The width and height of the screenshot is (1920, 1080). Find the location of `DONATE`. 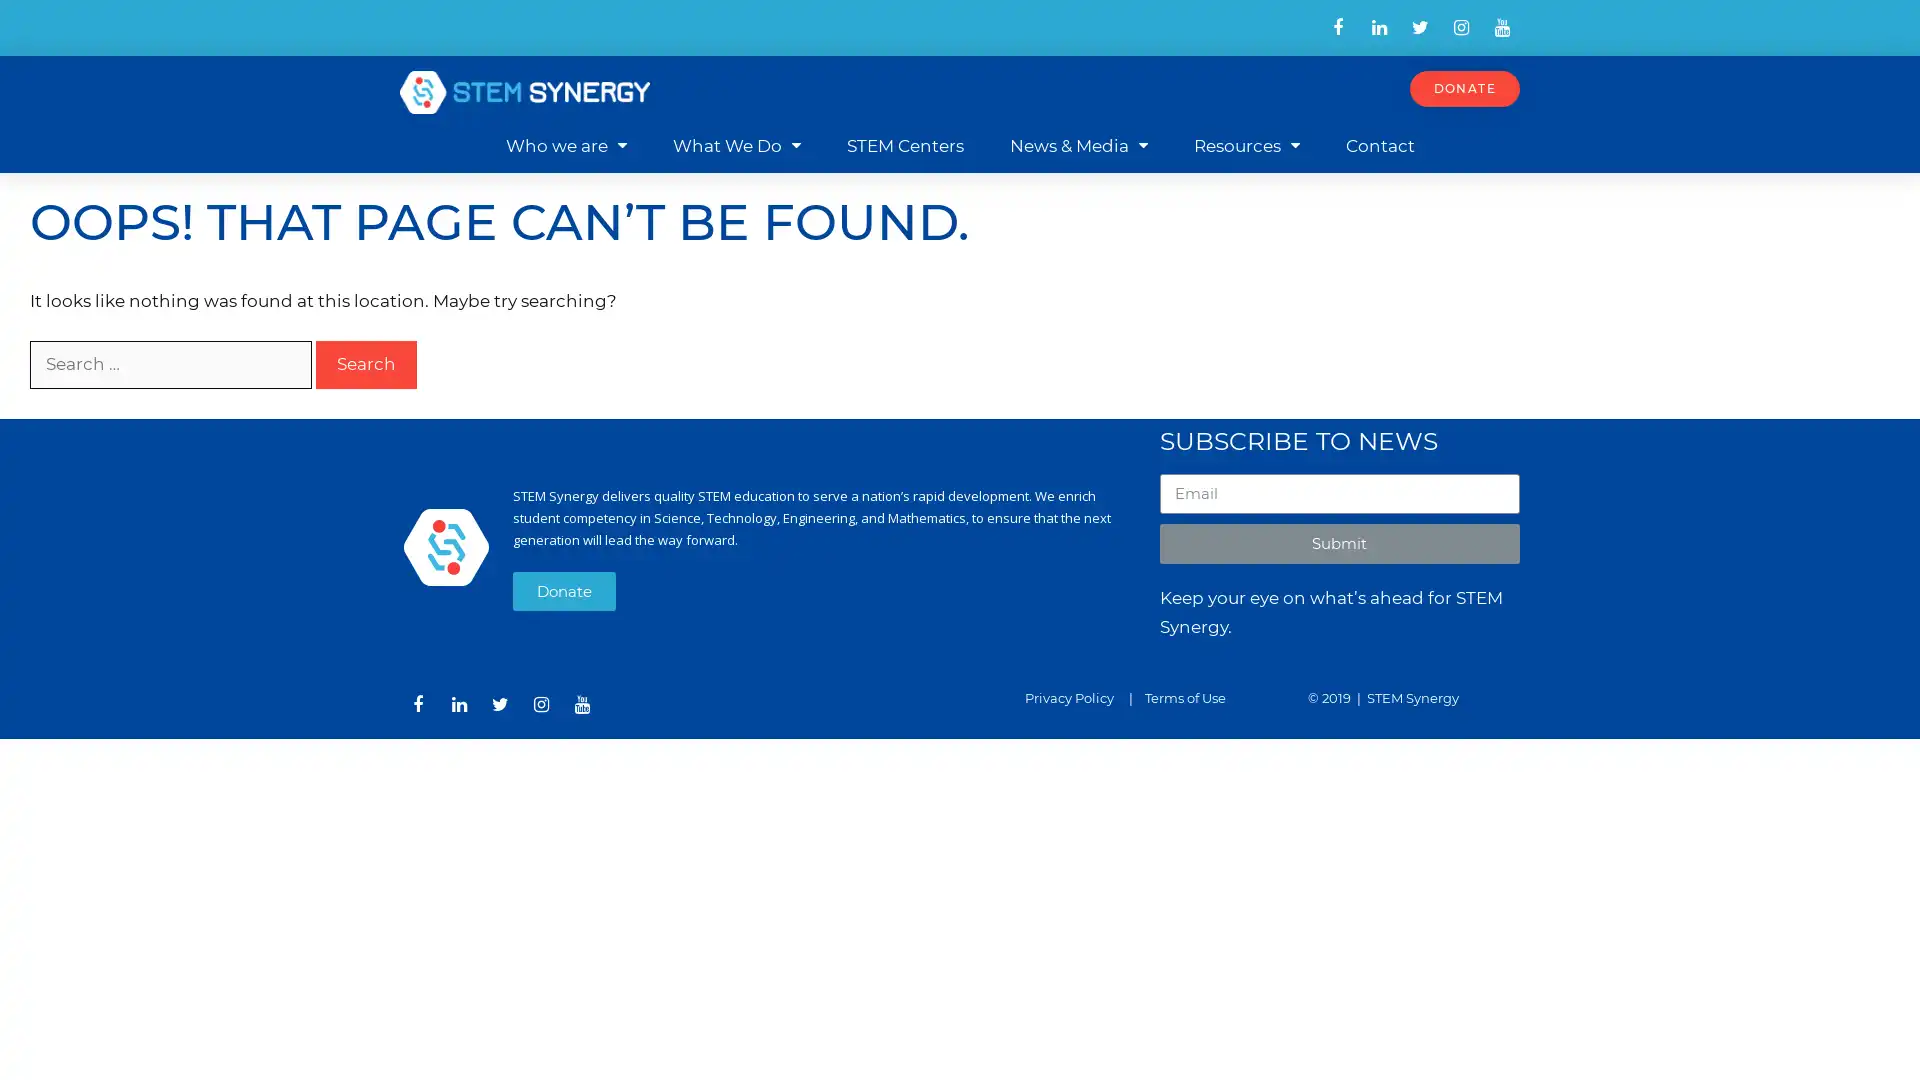

DONATE is located at coordinates (1464, 87).